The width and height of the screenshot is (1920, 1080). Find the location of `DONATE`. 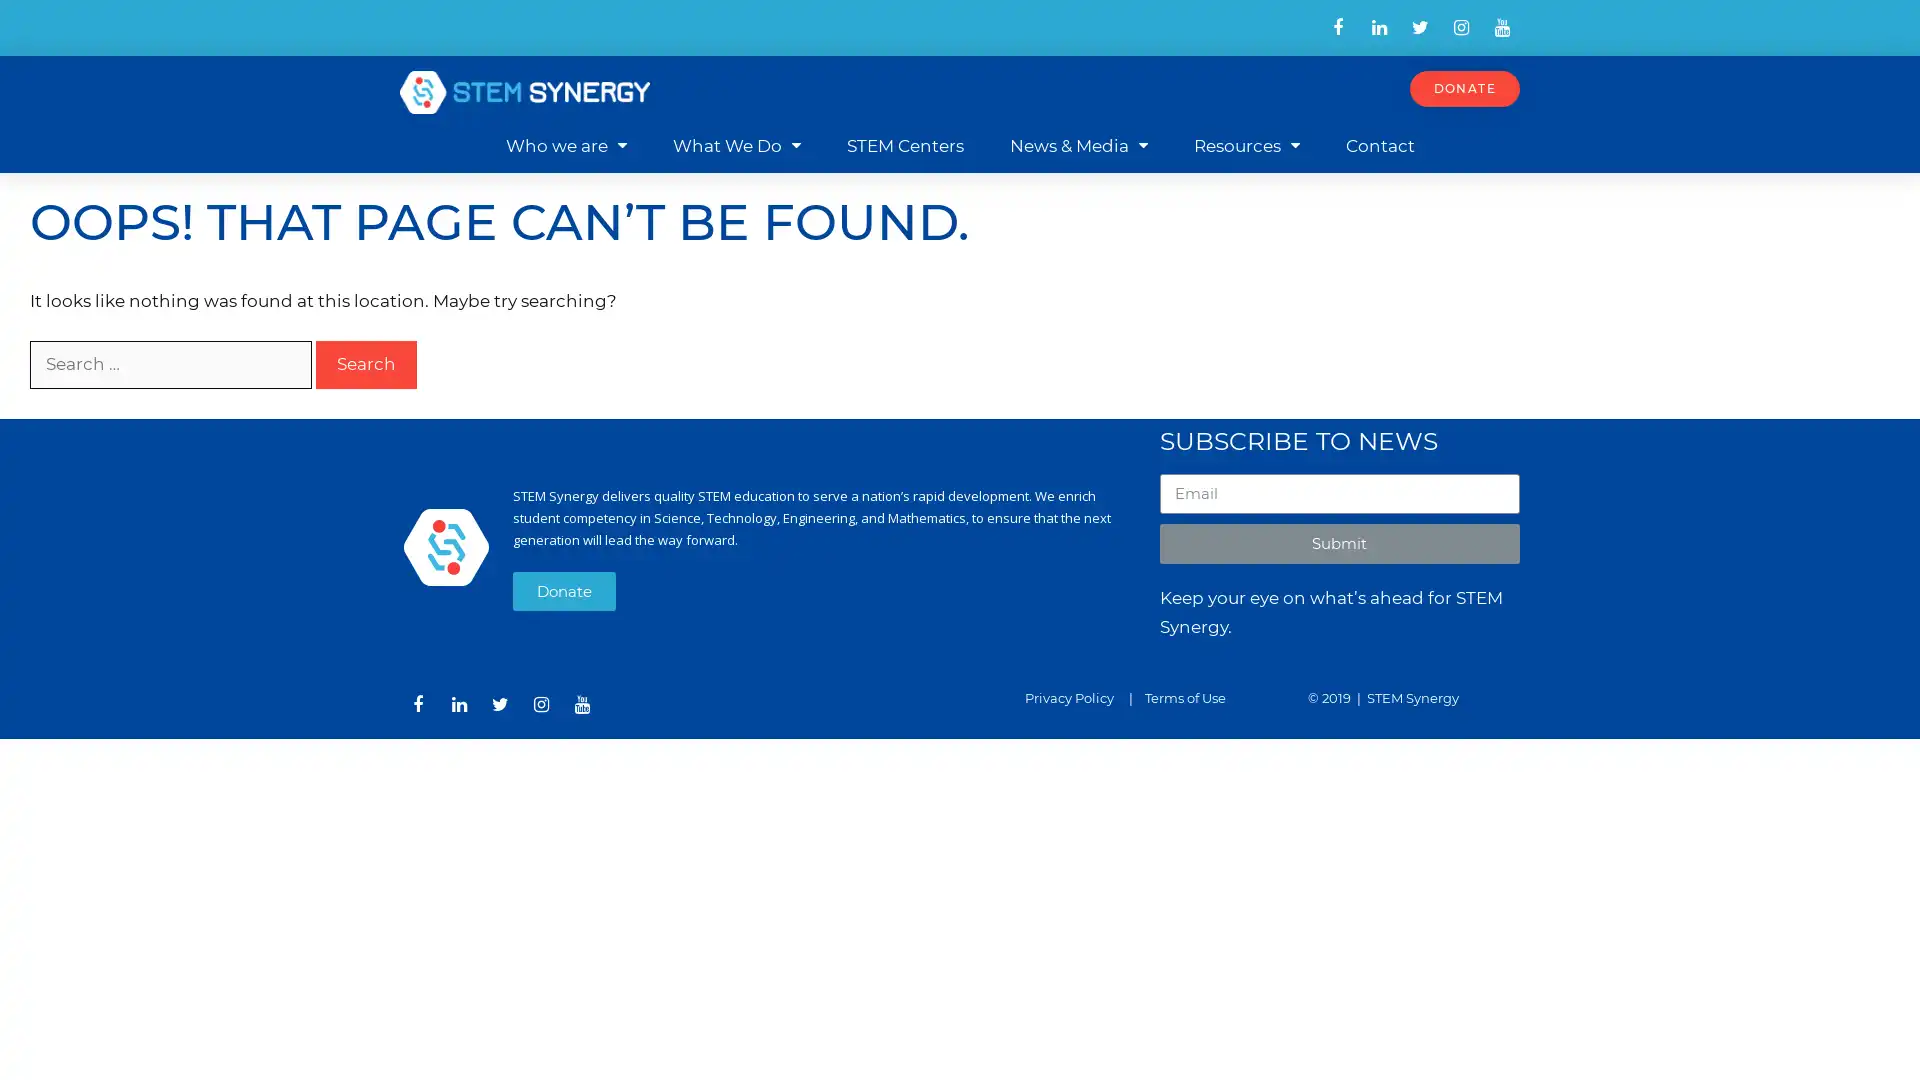

DONATE is located at coordinates (1464, 87).